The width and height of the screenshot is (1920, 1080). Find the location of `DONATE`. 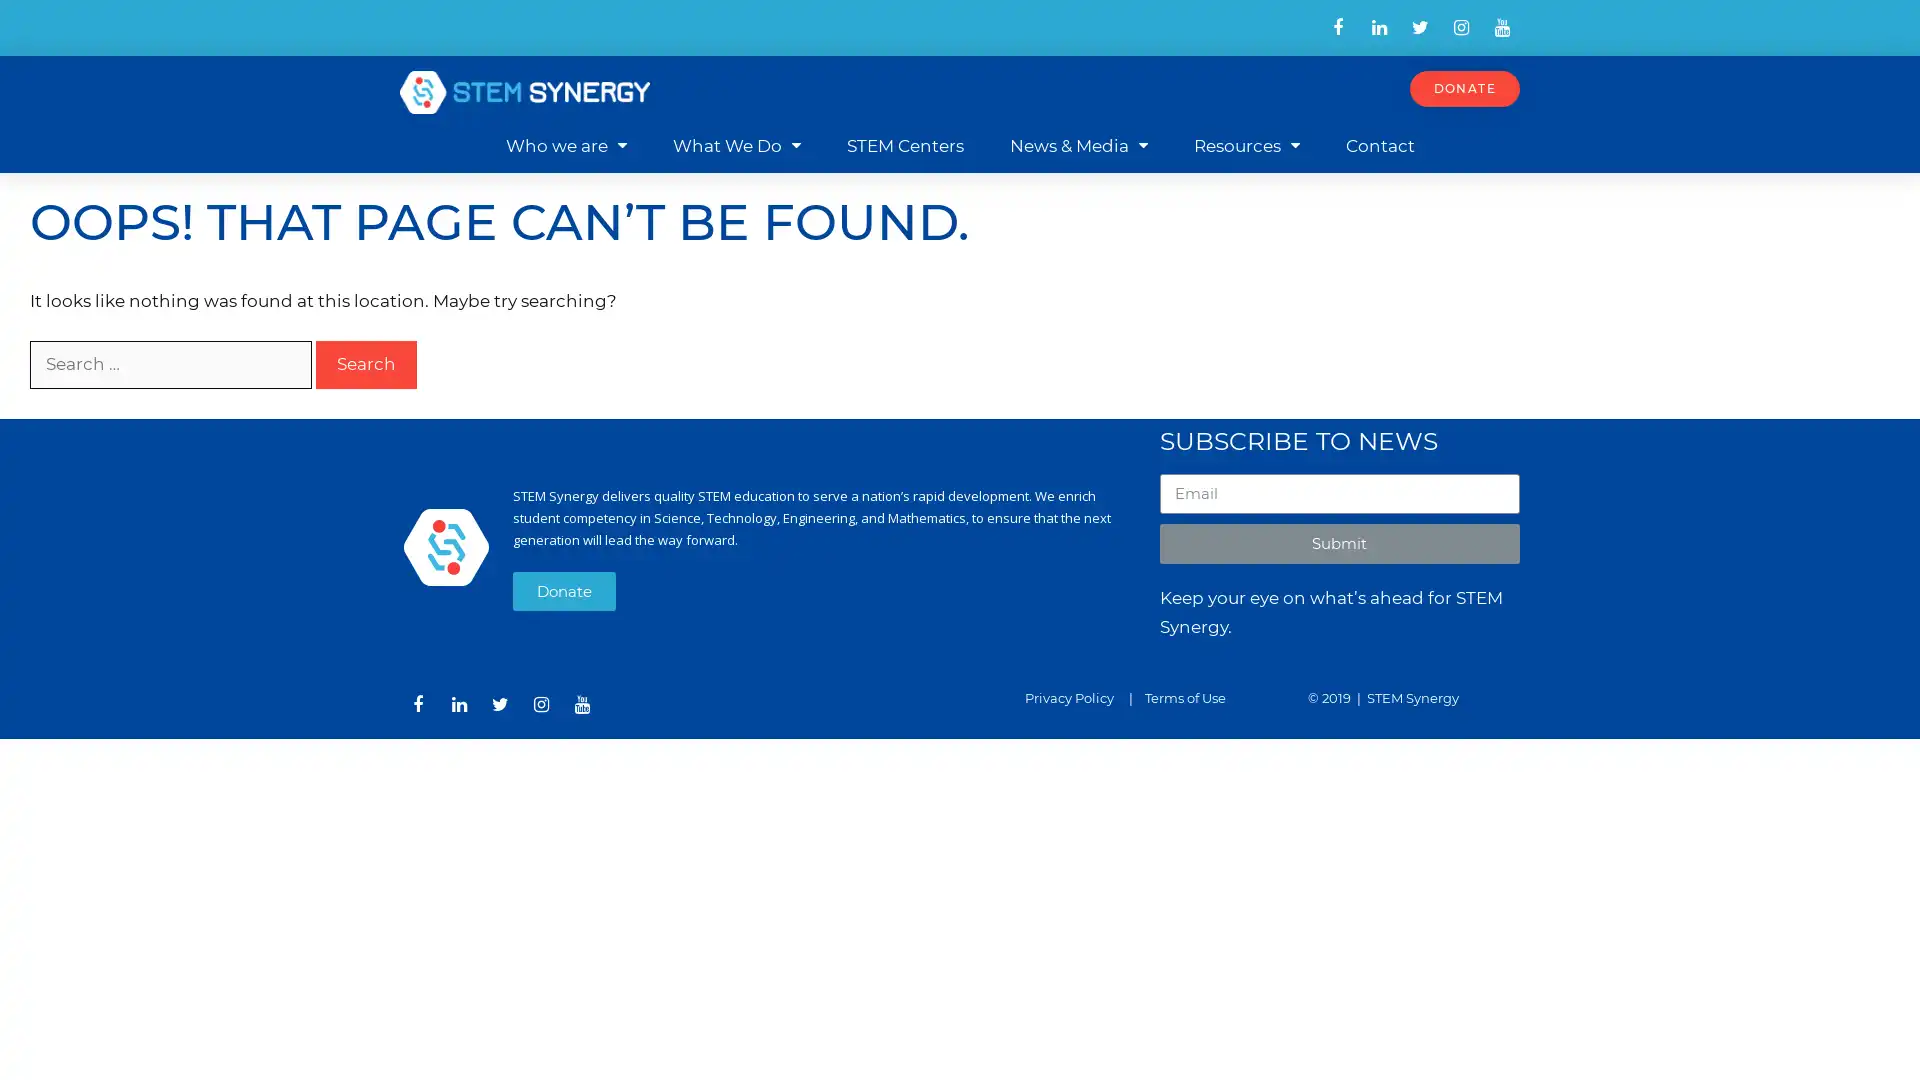

DONATE is located at coordinates (1464, 87).